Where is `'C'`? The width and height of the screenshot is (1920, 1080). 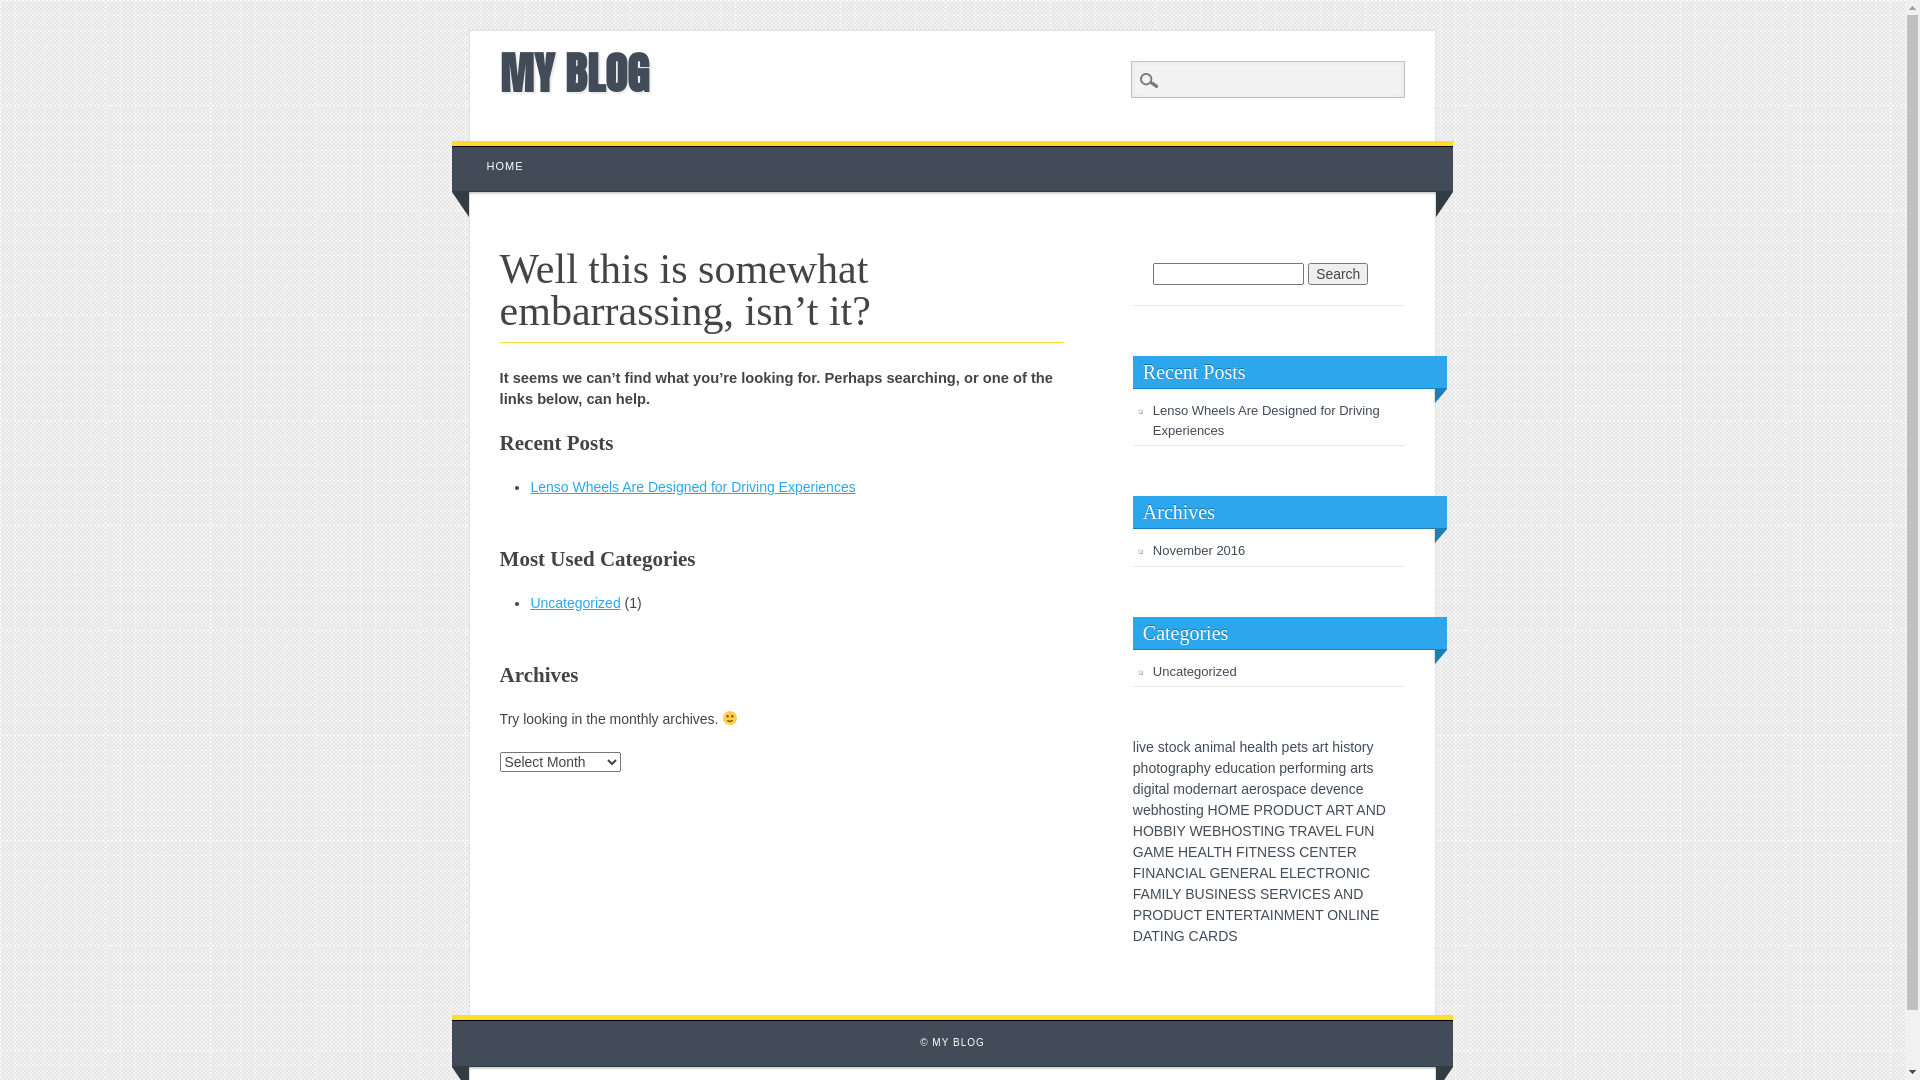 'C' is located at coordinates (1304, 852).